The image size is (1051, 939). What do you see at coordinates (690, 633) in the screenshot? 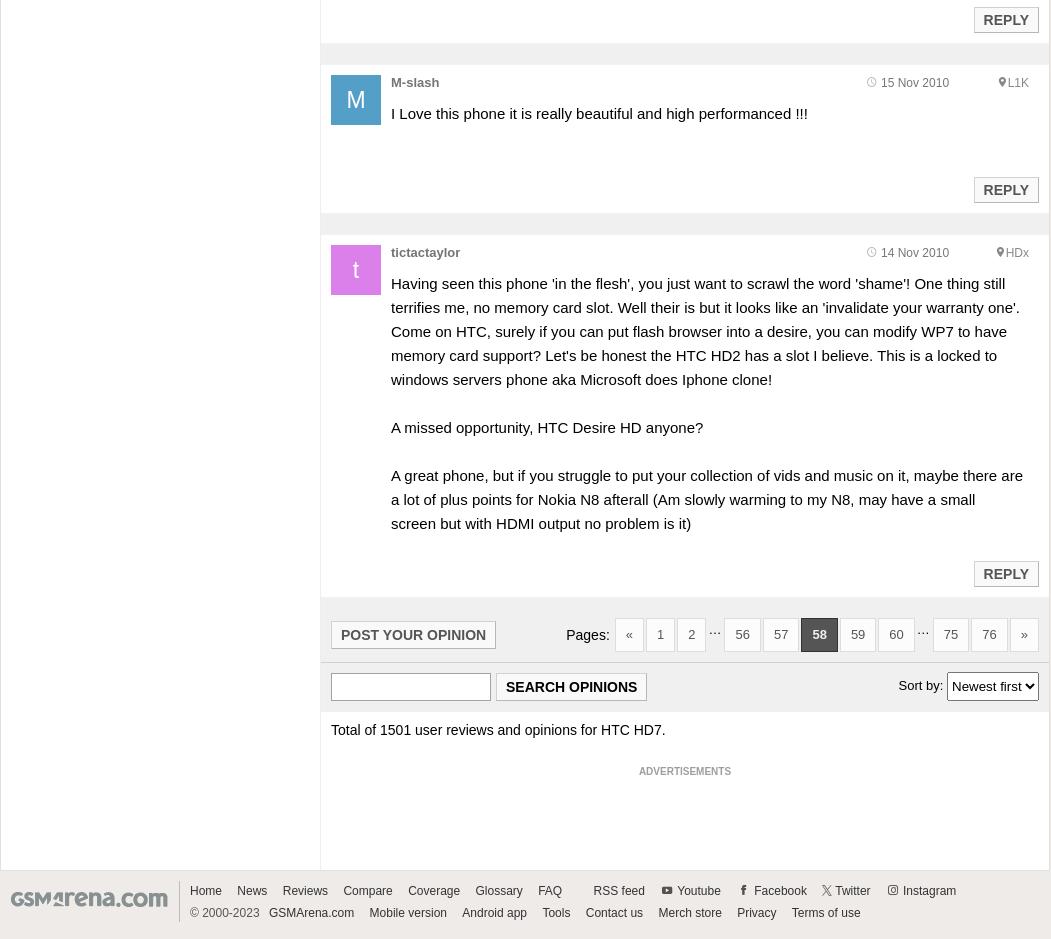
I see `'2'` at bounding box center [690, 633].